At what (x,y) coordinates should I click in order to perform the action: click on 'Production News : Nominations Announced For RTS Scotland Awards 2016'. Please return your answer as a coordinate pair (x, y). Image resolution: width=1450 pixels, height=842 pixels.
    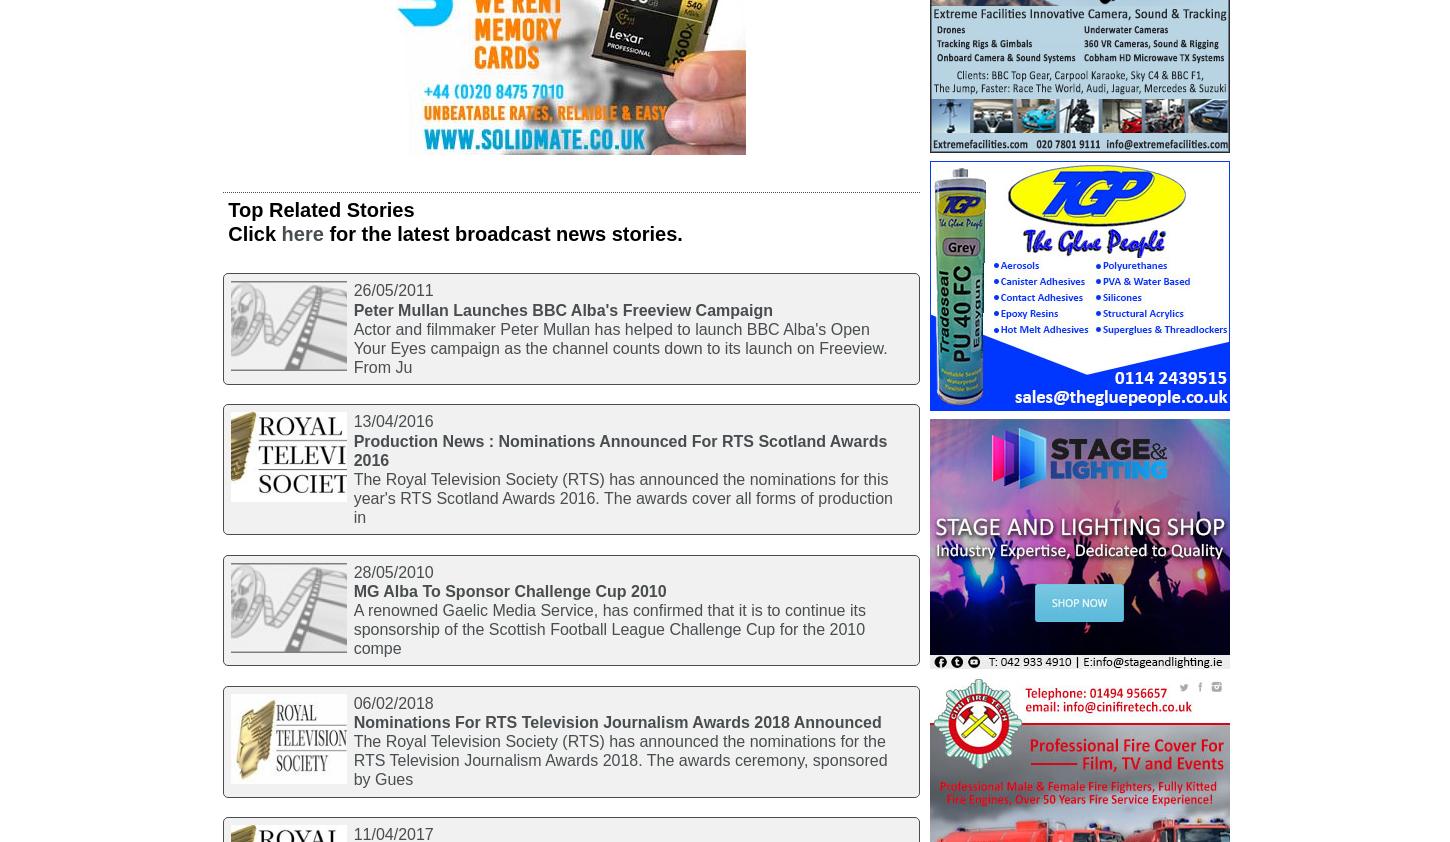
    Looking at the image, I should click on (619, 448).